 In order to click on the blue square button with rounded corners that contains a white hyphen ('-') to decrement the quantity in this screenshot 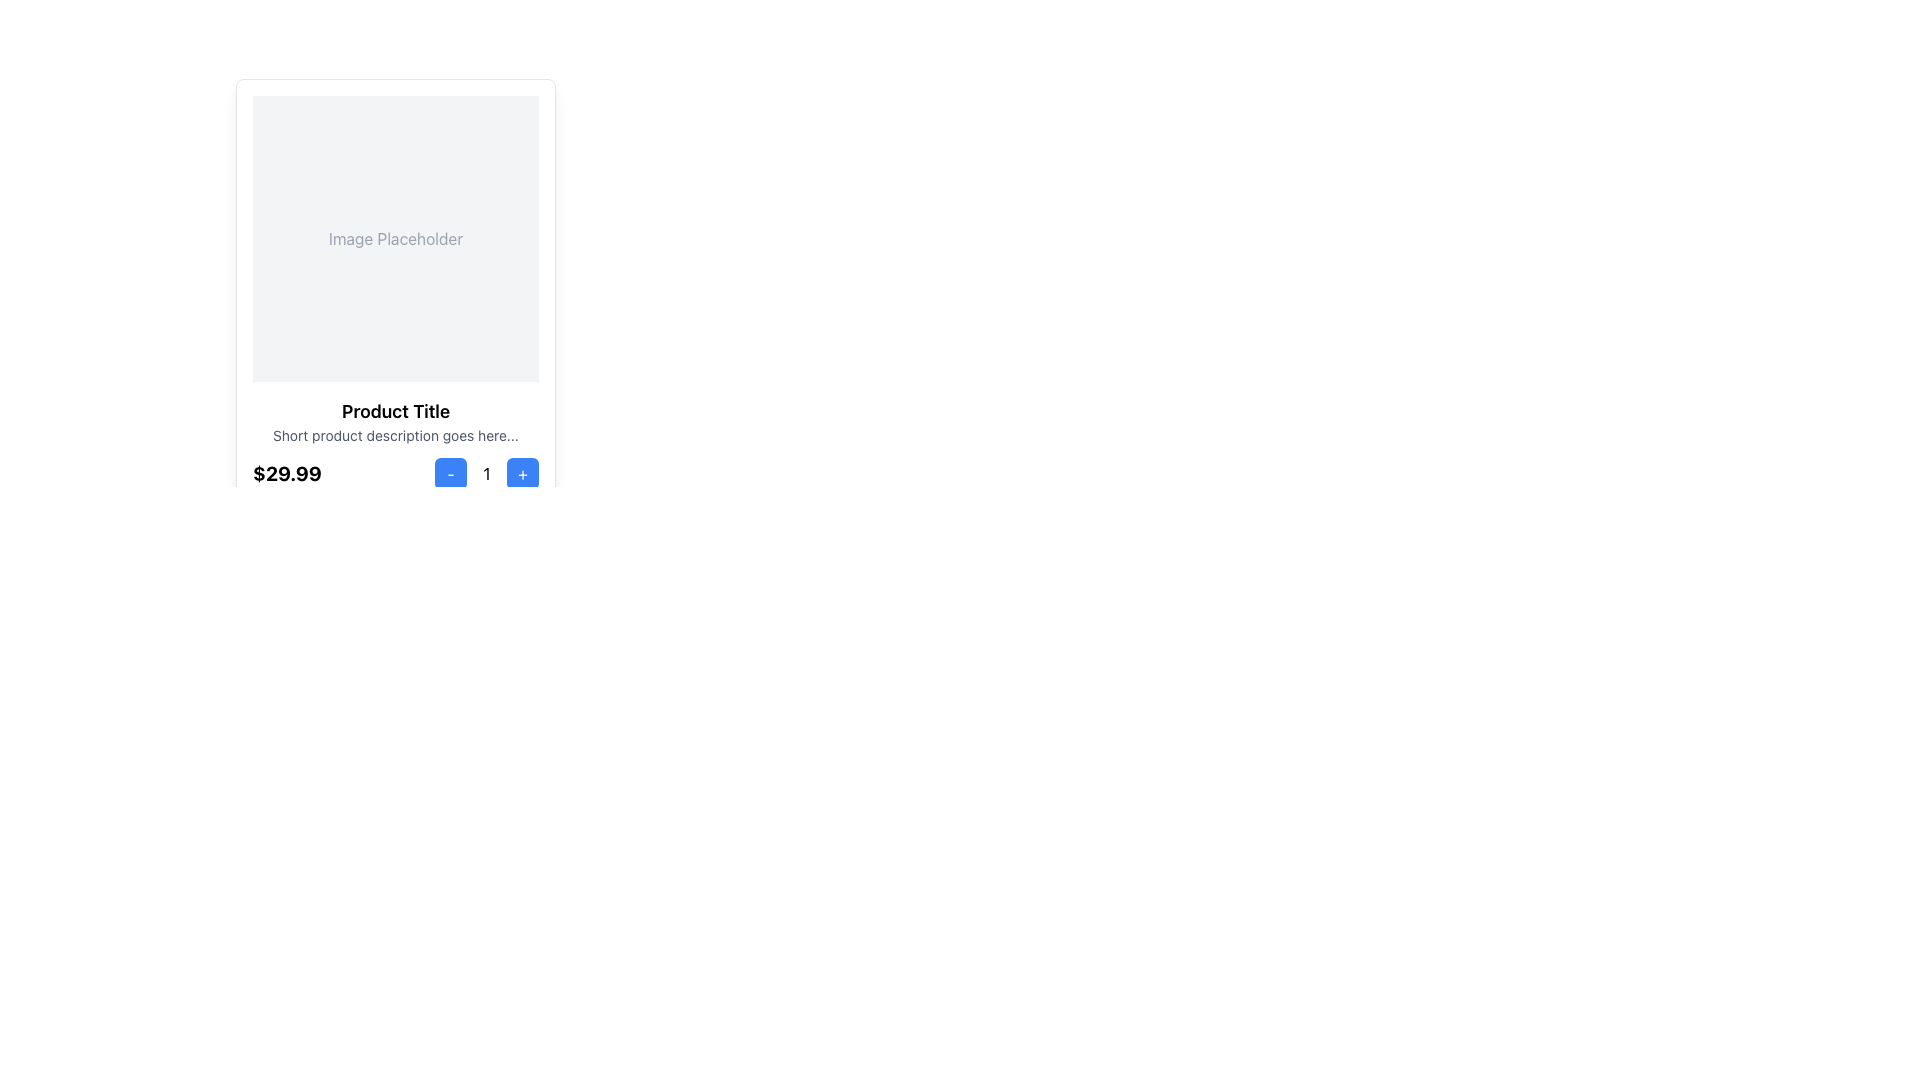, I will do `click(450, 474)`.